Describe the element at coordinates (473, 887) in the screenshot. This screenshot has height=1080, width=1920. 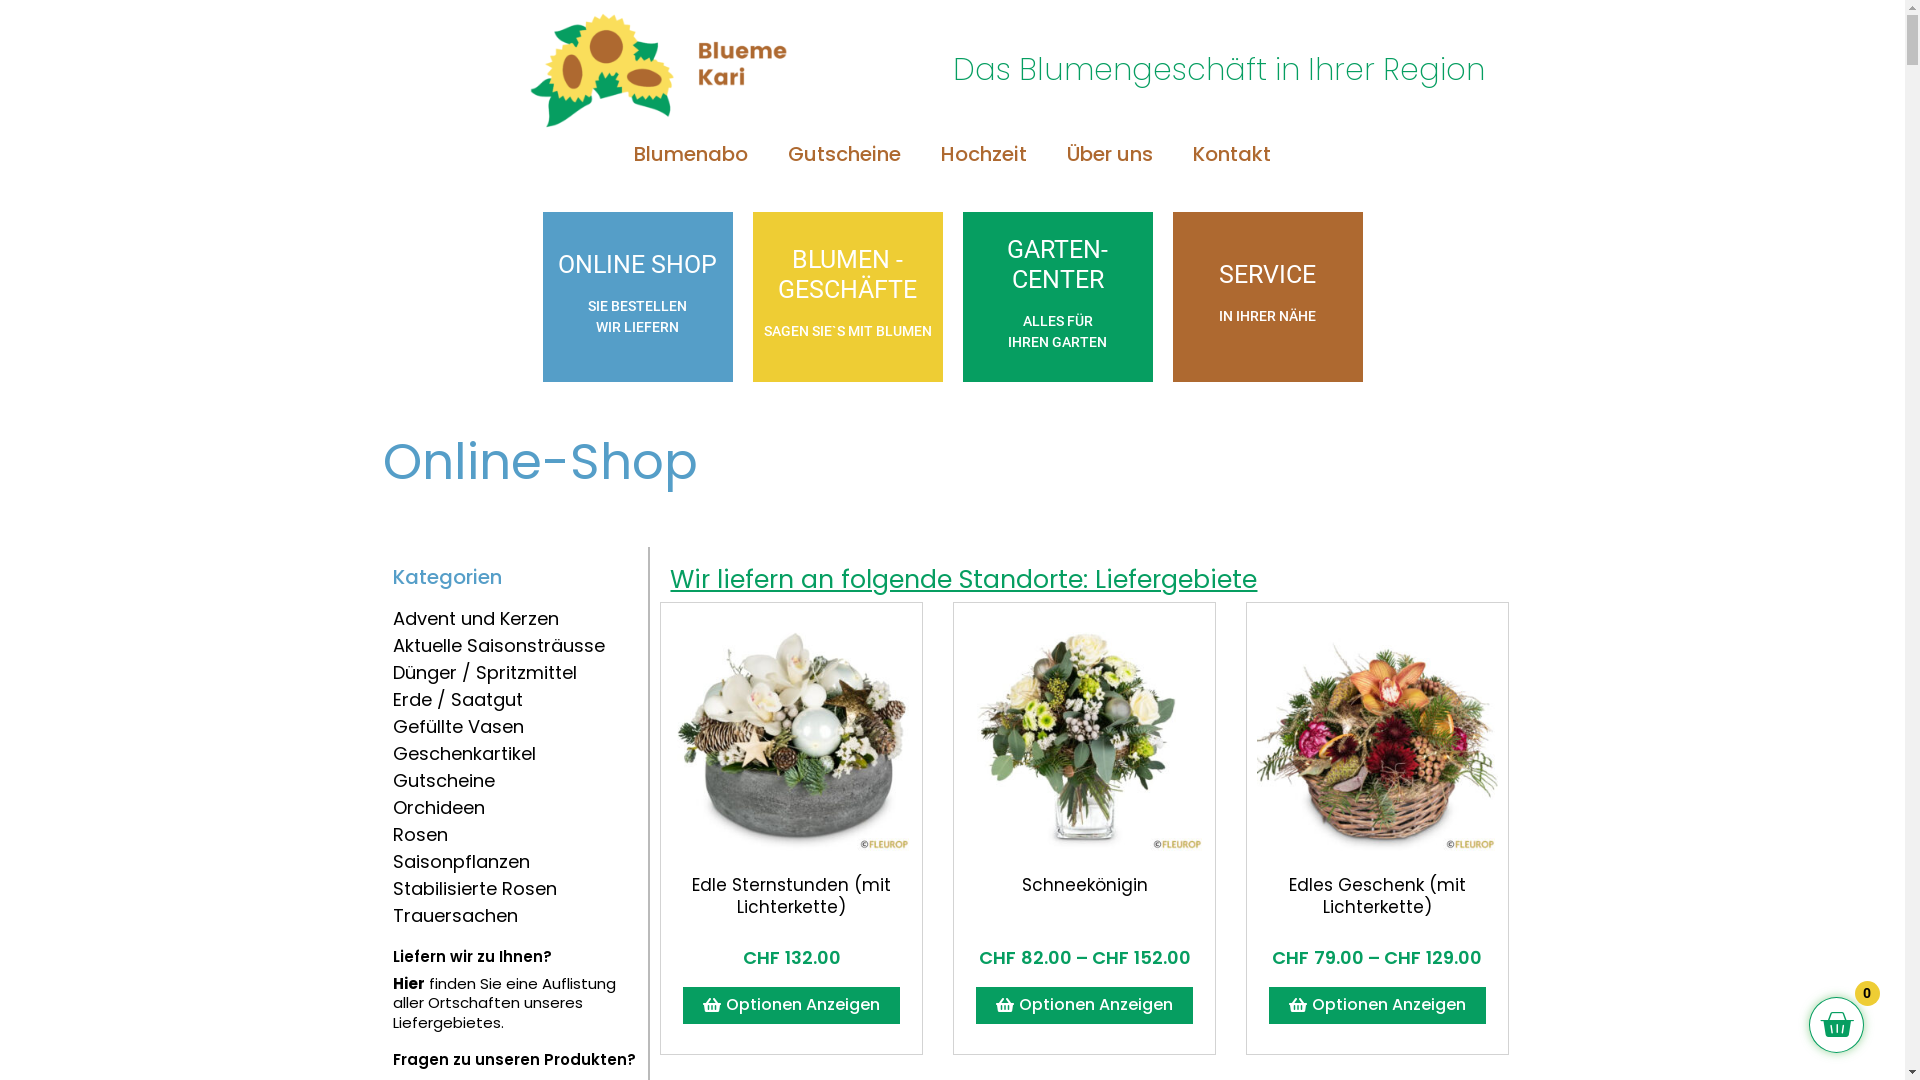
I see `'Stabilisierte Rosen'` at that location.